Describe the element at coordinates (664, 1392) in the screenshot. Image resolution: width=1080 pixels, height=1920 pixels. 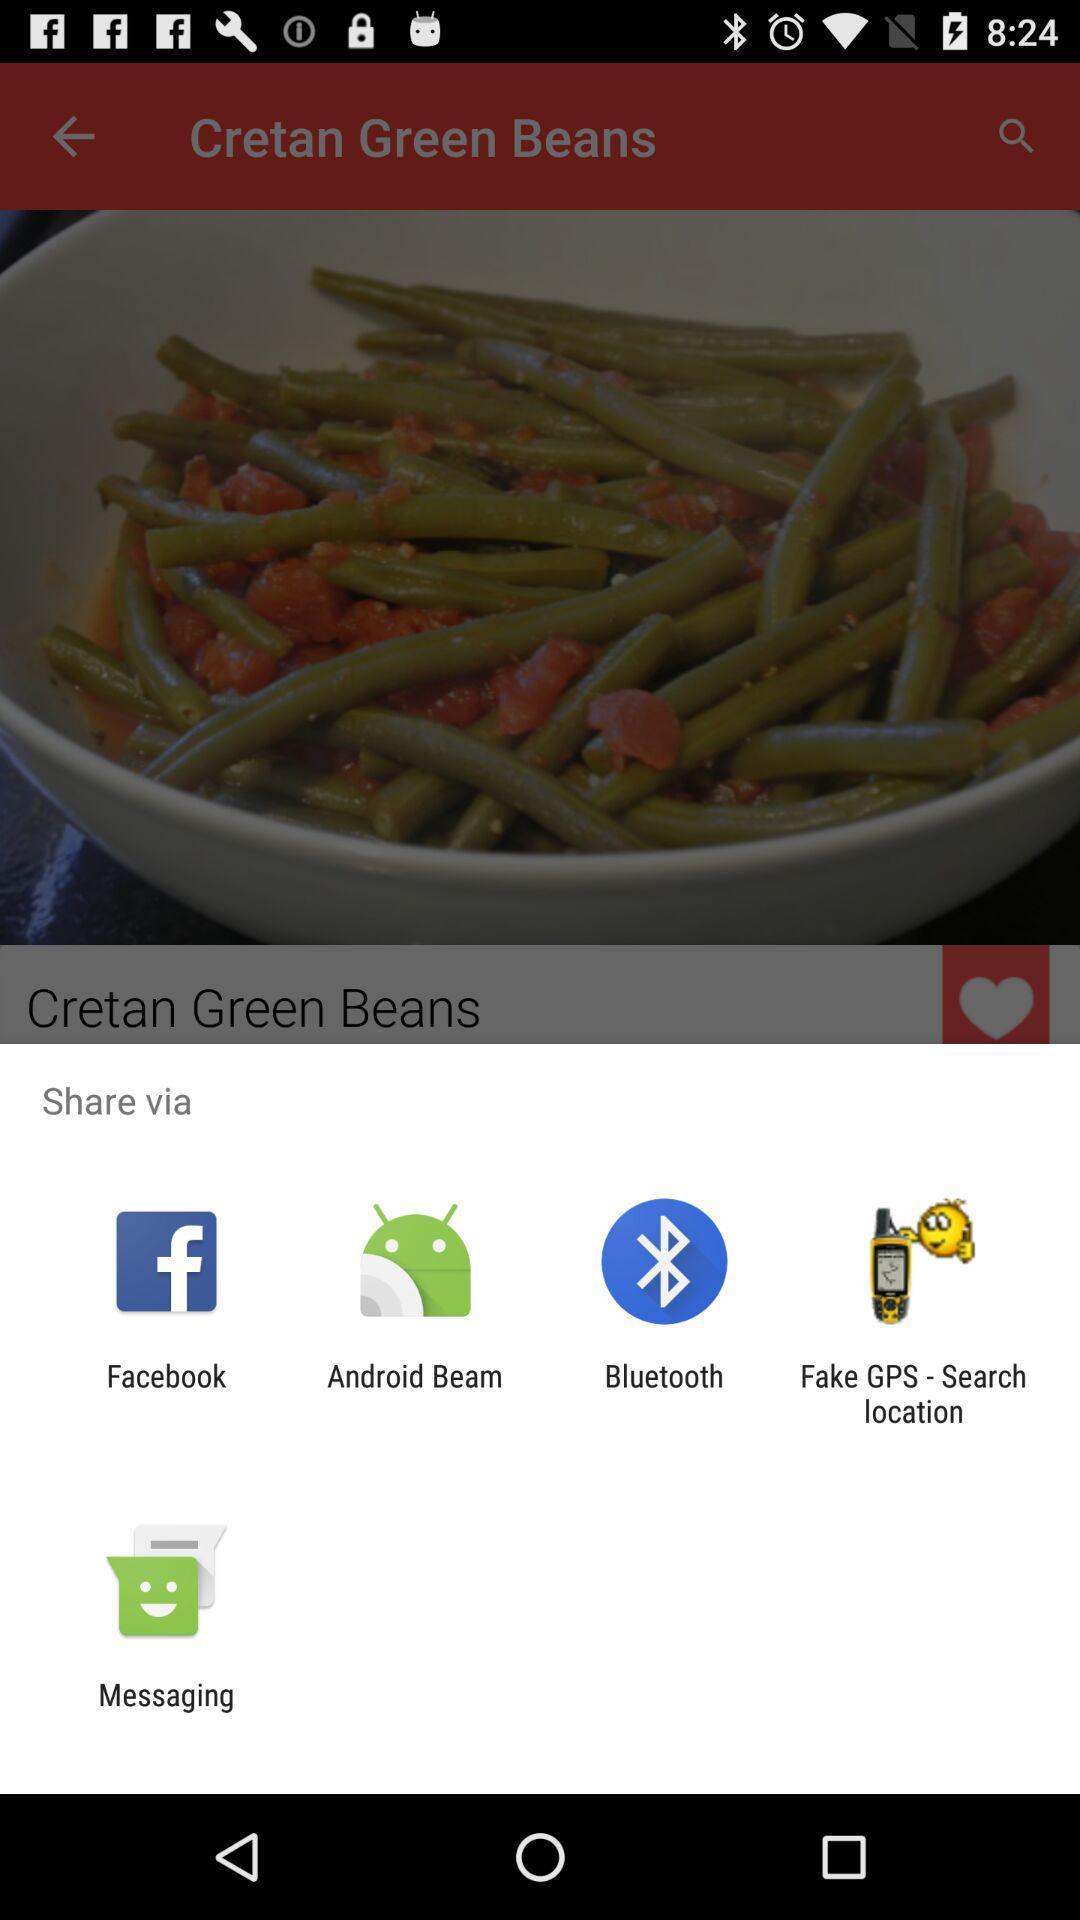
I see `the bluetooth` at that location.